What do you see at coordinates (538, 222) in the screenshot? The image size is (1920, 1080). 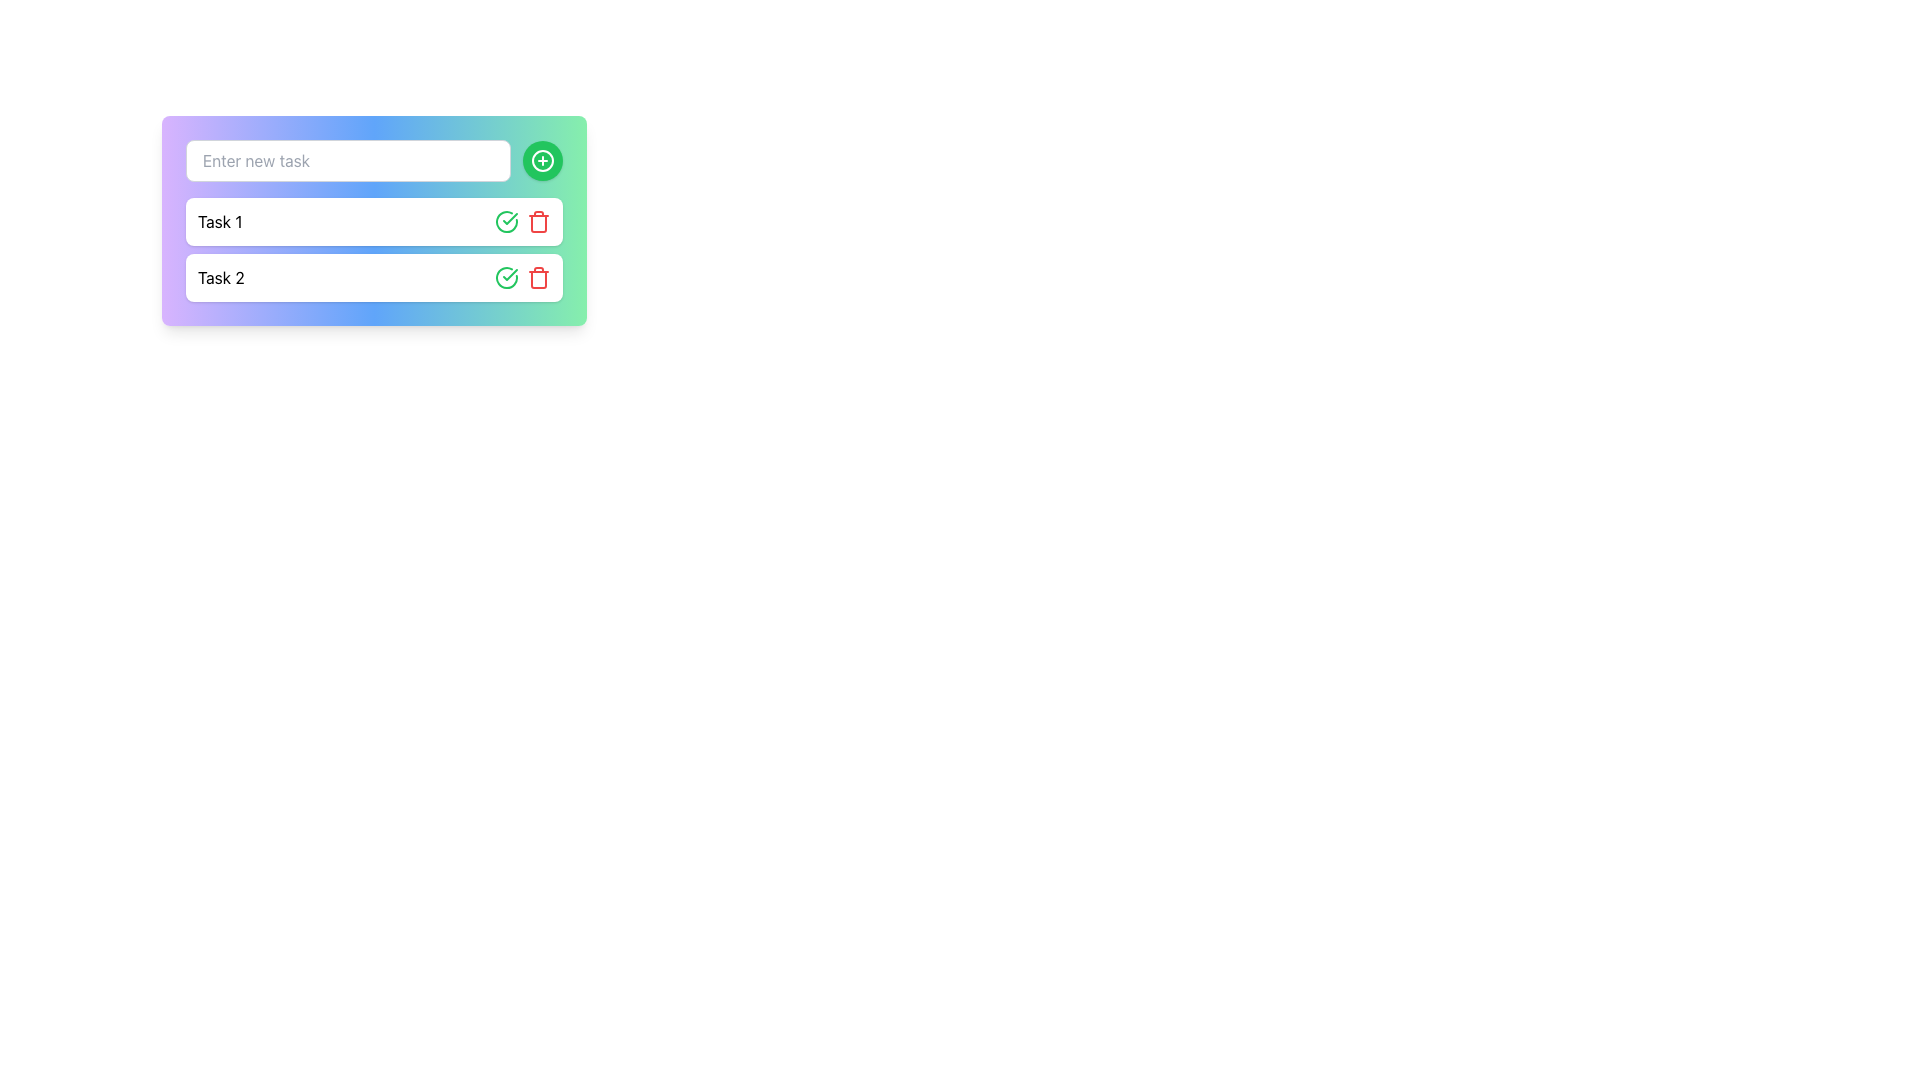 I see `the red trash can icon for deletion, located on the right side of 'Task 2' in the task list` at bounding box center [538, 222].